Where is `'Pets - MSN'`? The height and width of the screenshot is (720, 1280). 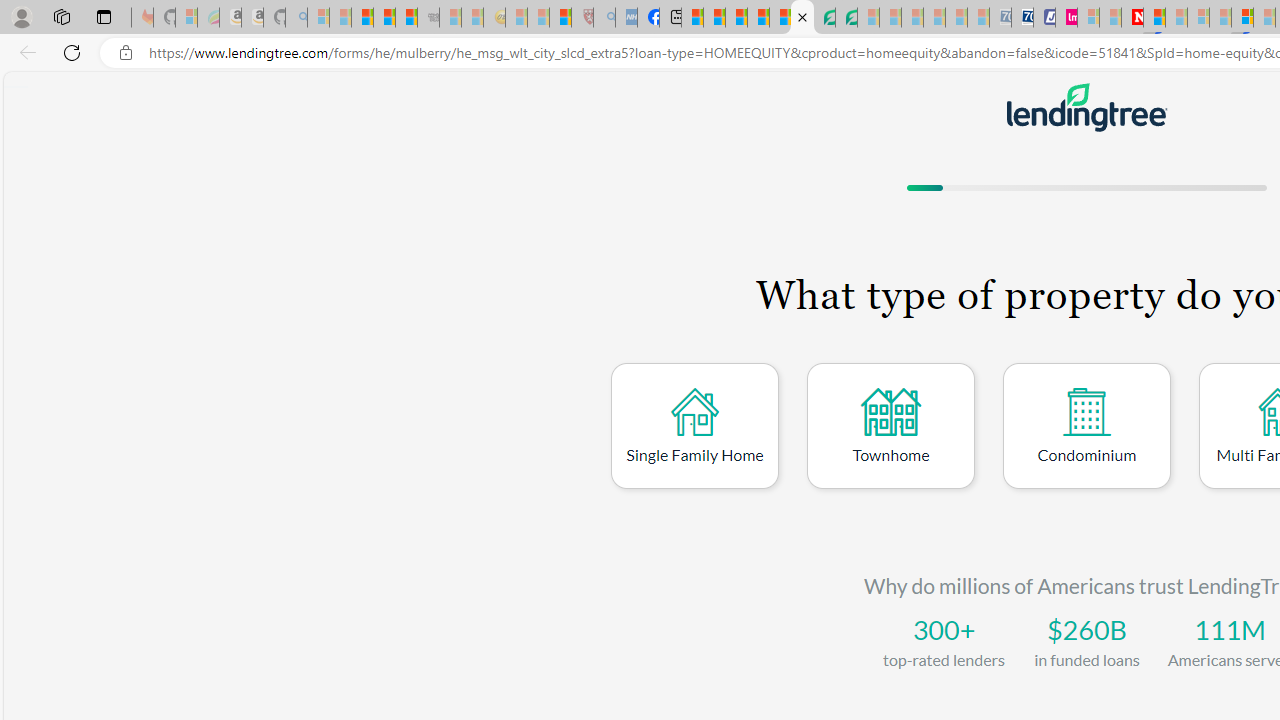
'Pets - MSN' is located at coordinates (757, 17).